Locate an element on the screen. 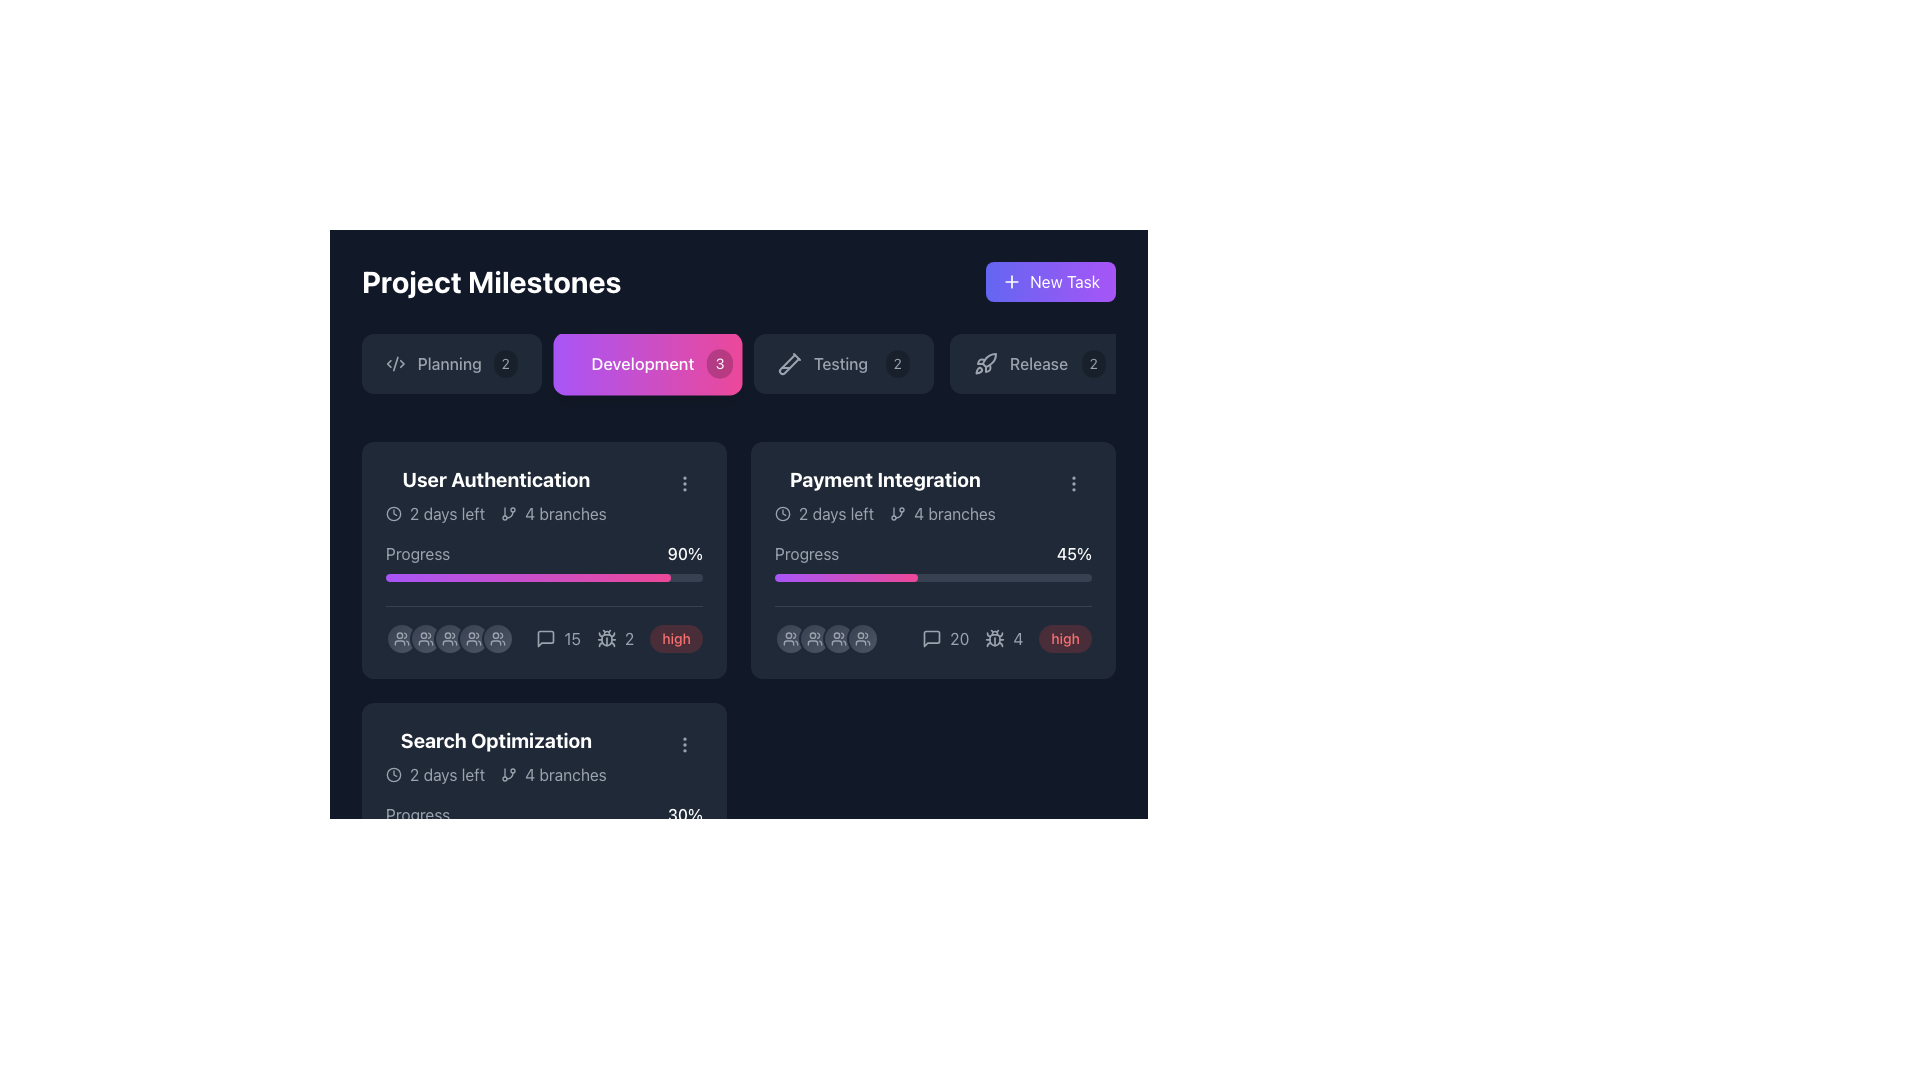  the Text label displaying '4 branches', which is located in the lower-left area of the 'User Authentication' card next to the branching icon is located at coordinates (565, 512).